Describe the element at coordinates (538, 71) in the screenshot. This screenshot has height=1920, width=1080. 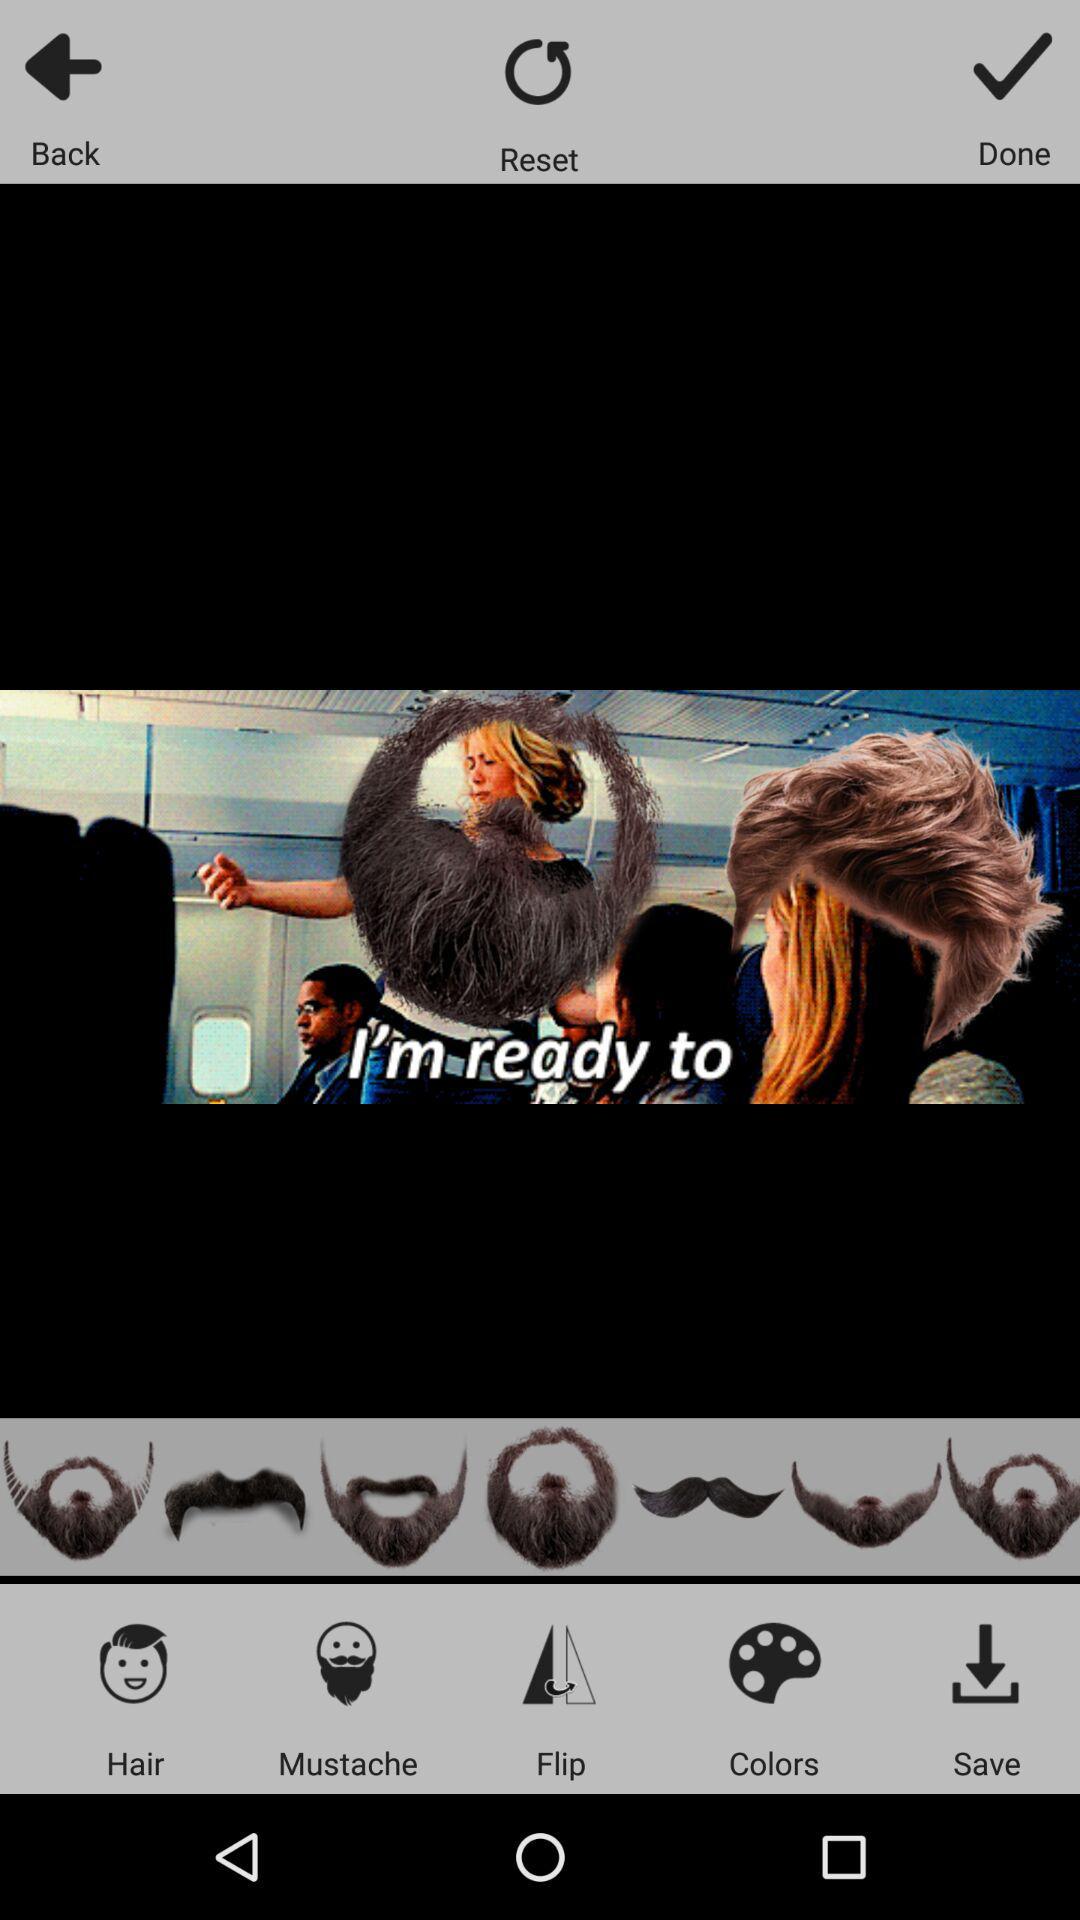
I see `the refresh icon` at that location.